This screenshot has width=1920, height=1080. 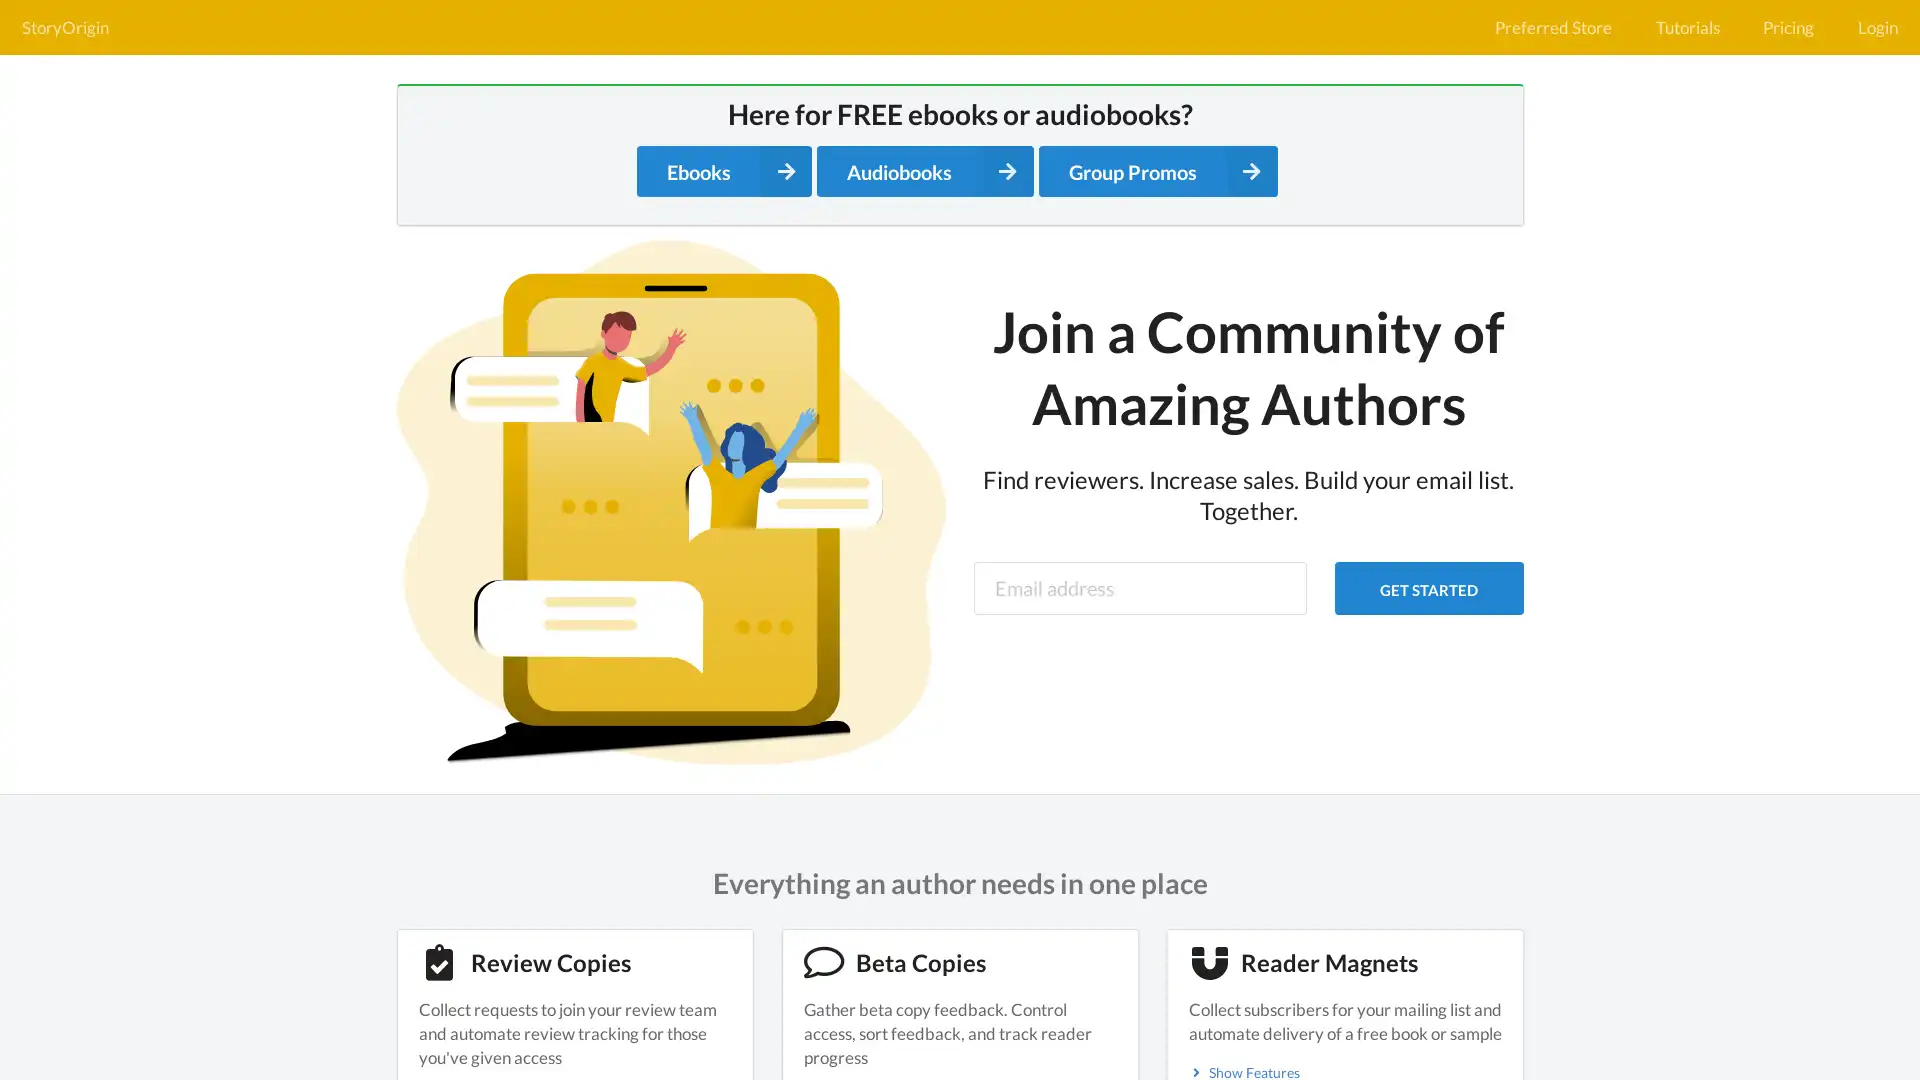 I want to click on Ebooks, so click(x=723, y=170).